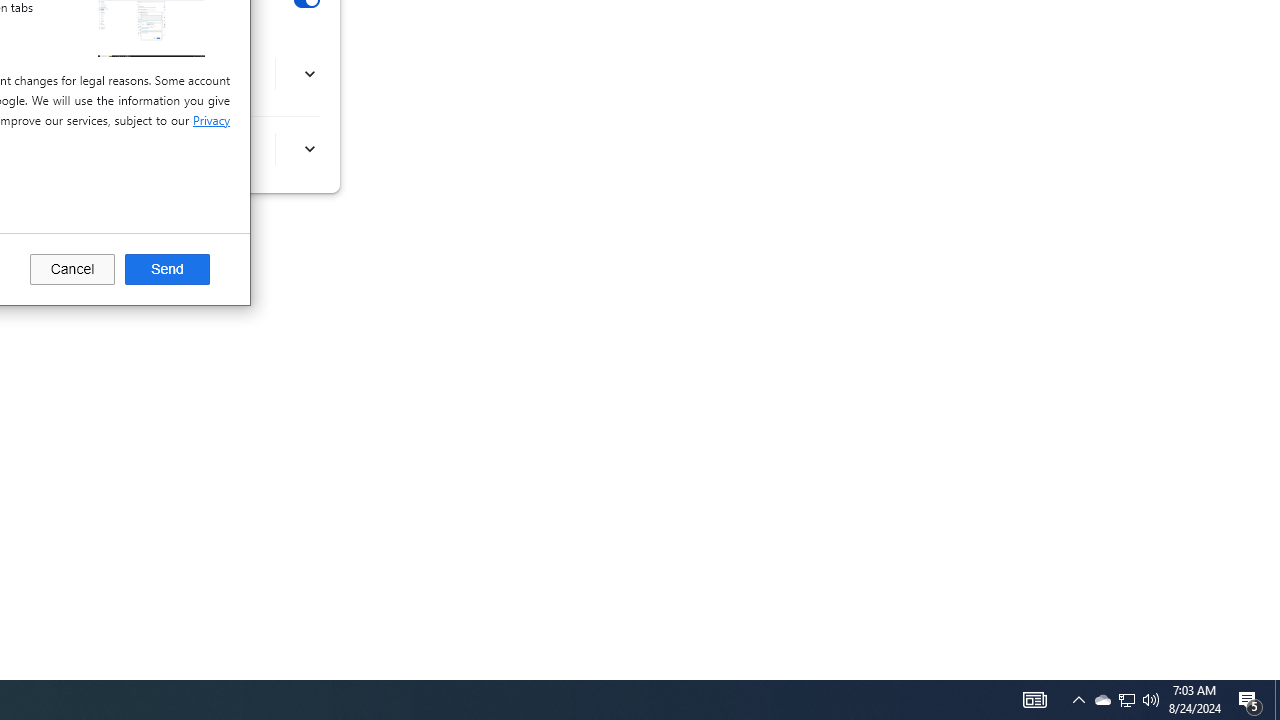 This screenshot has width=1280, height=720. What do you see at coordinates (1250, 698) in the screenshot?
I see `'Action Center, 5 new notifications'` at bounding box center [1250, 698].